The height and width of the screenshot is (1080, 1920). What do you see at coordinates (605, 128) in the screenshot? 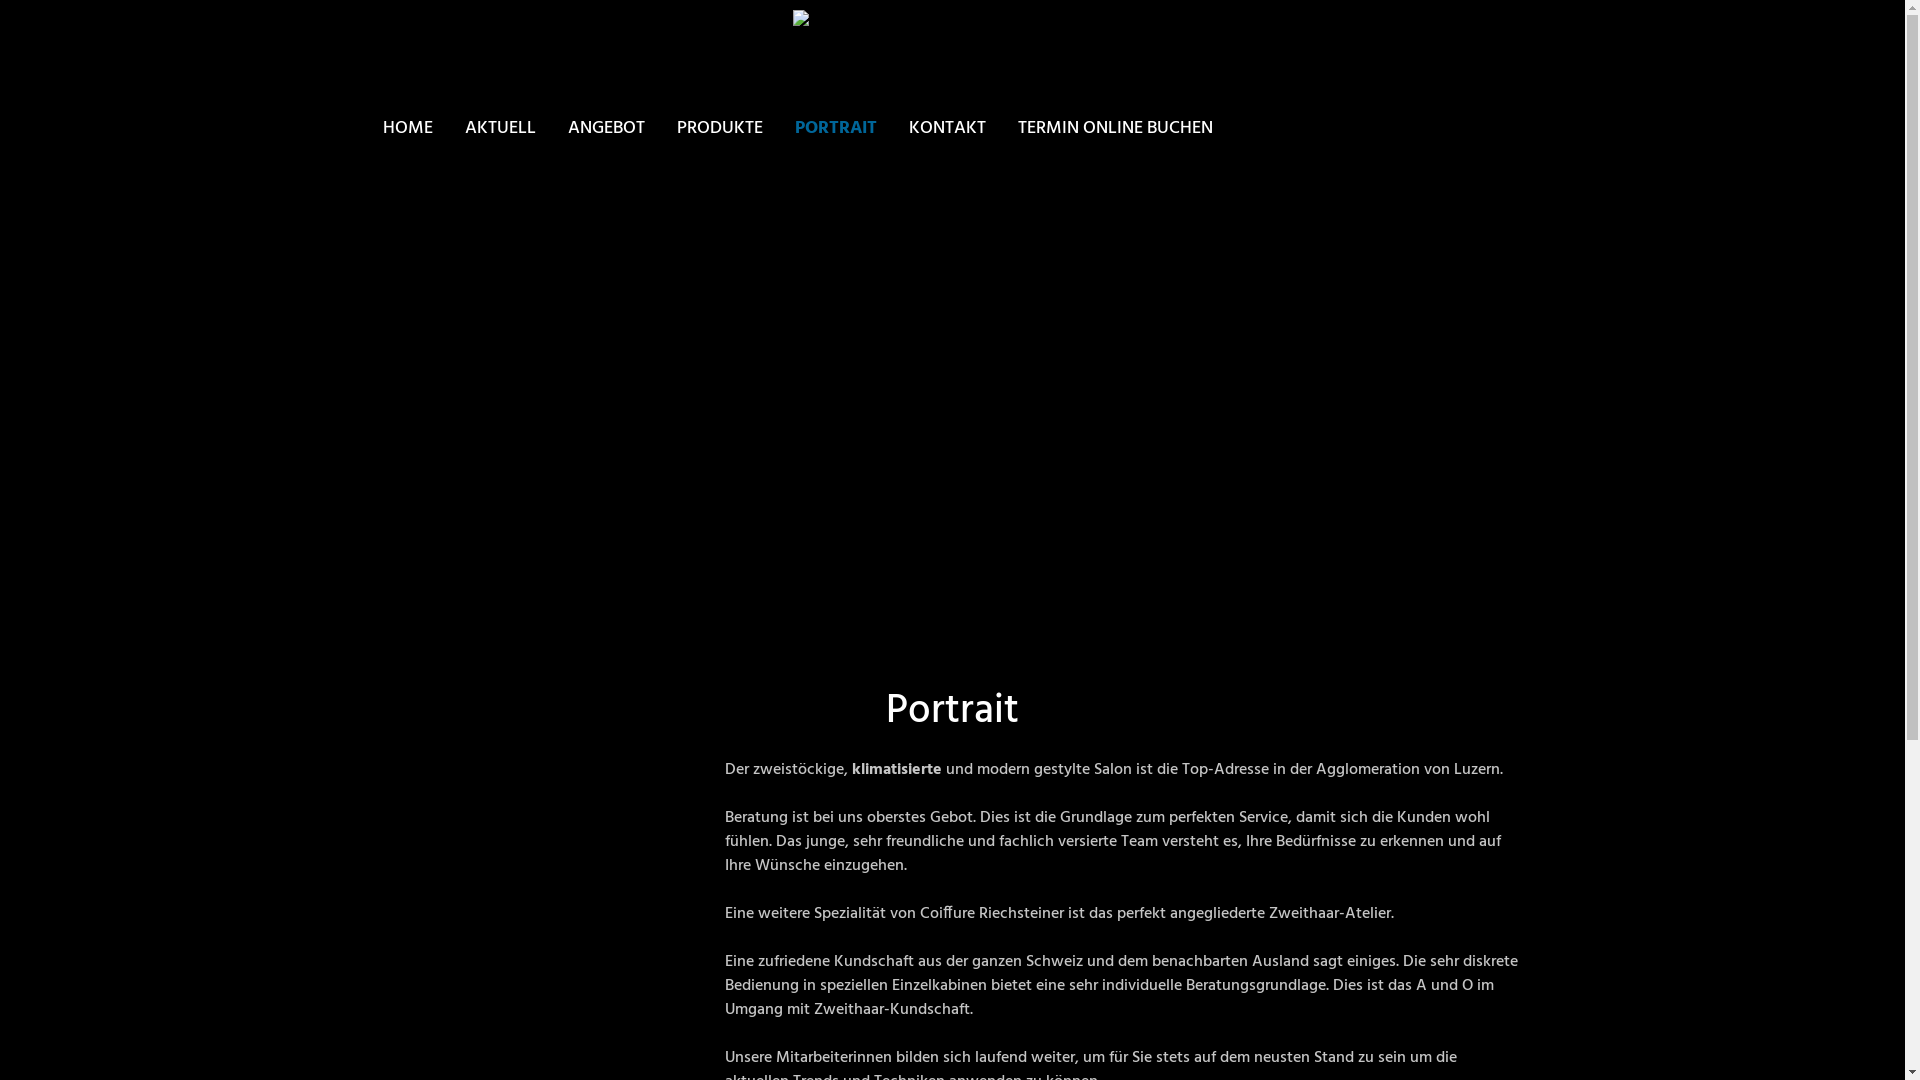
I see `'ANGEBOT'` at bounding box center [605, 128].